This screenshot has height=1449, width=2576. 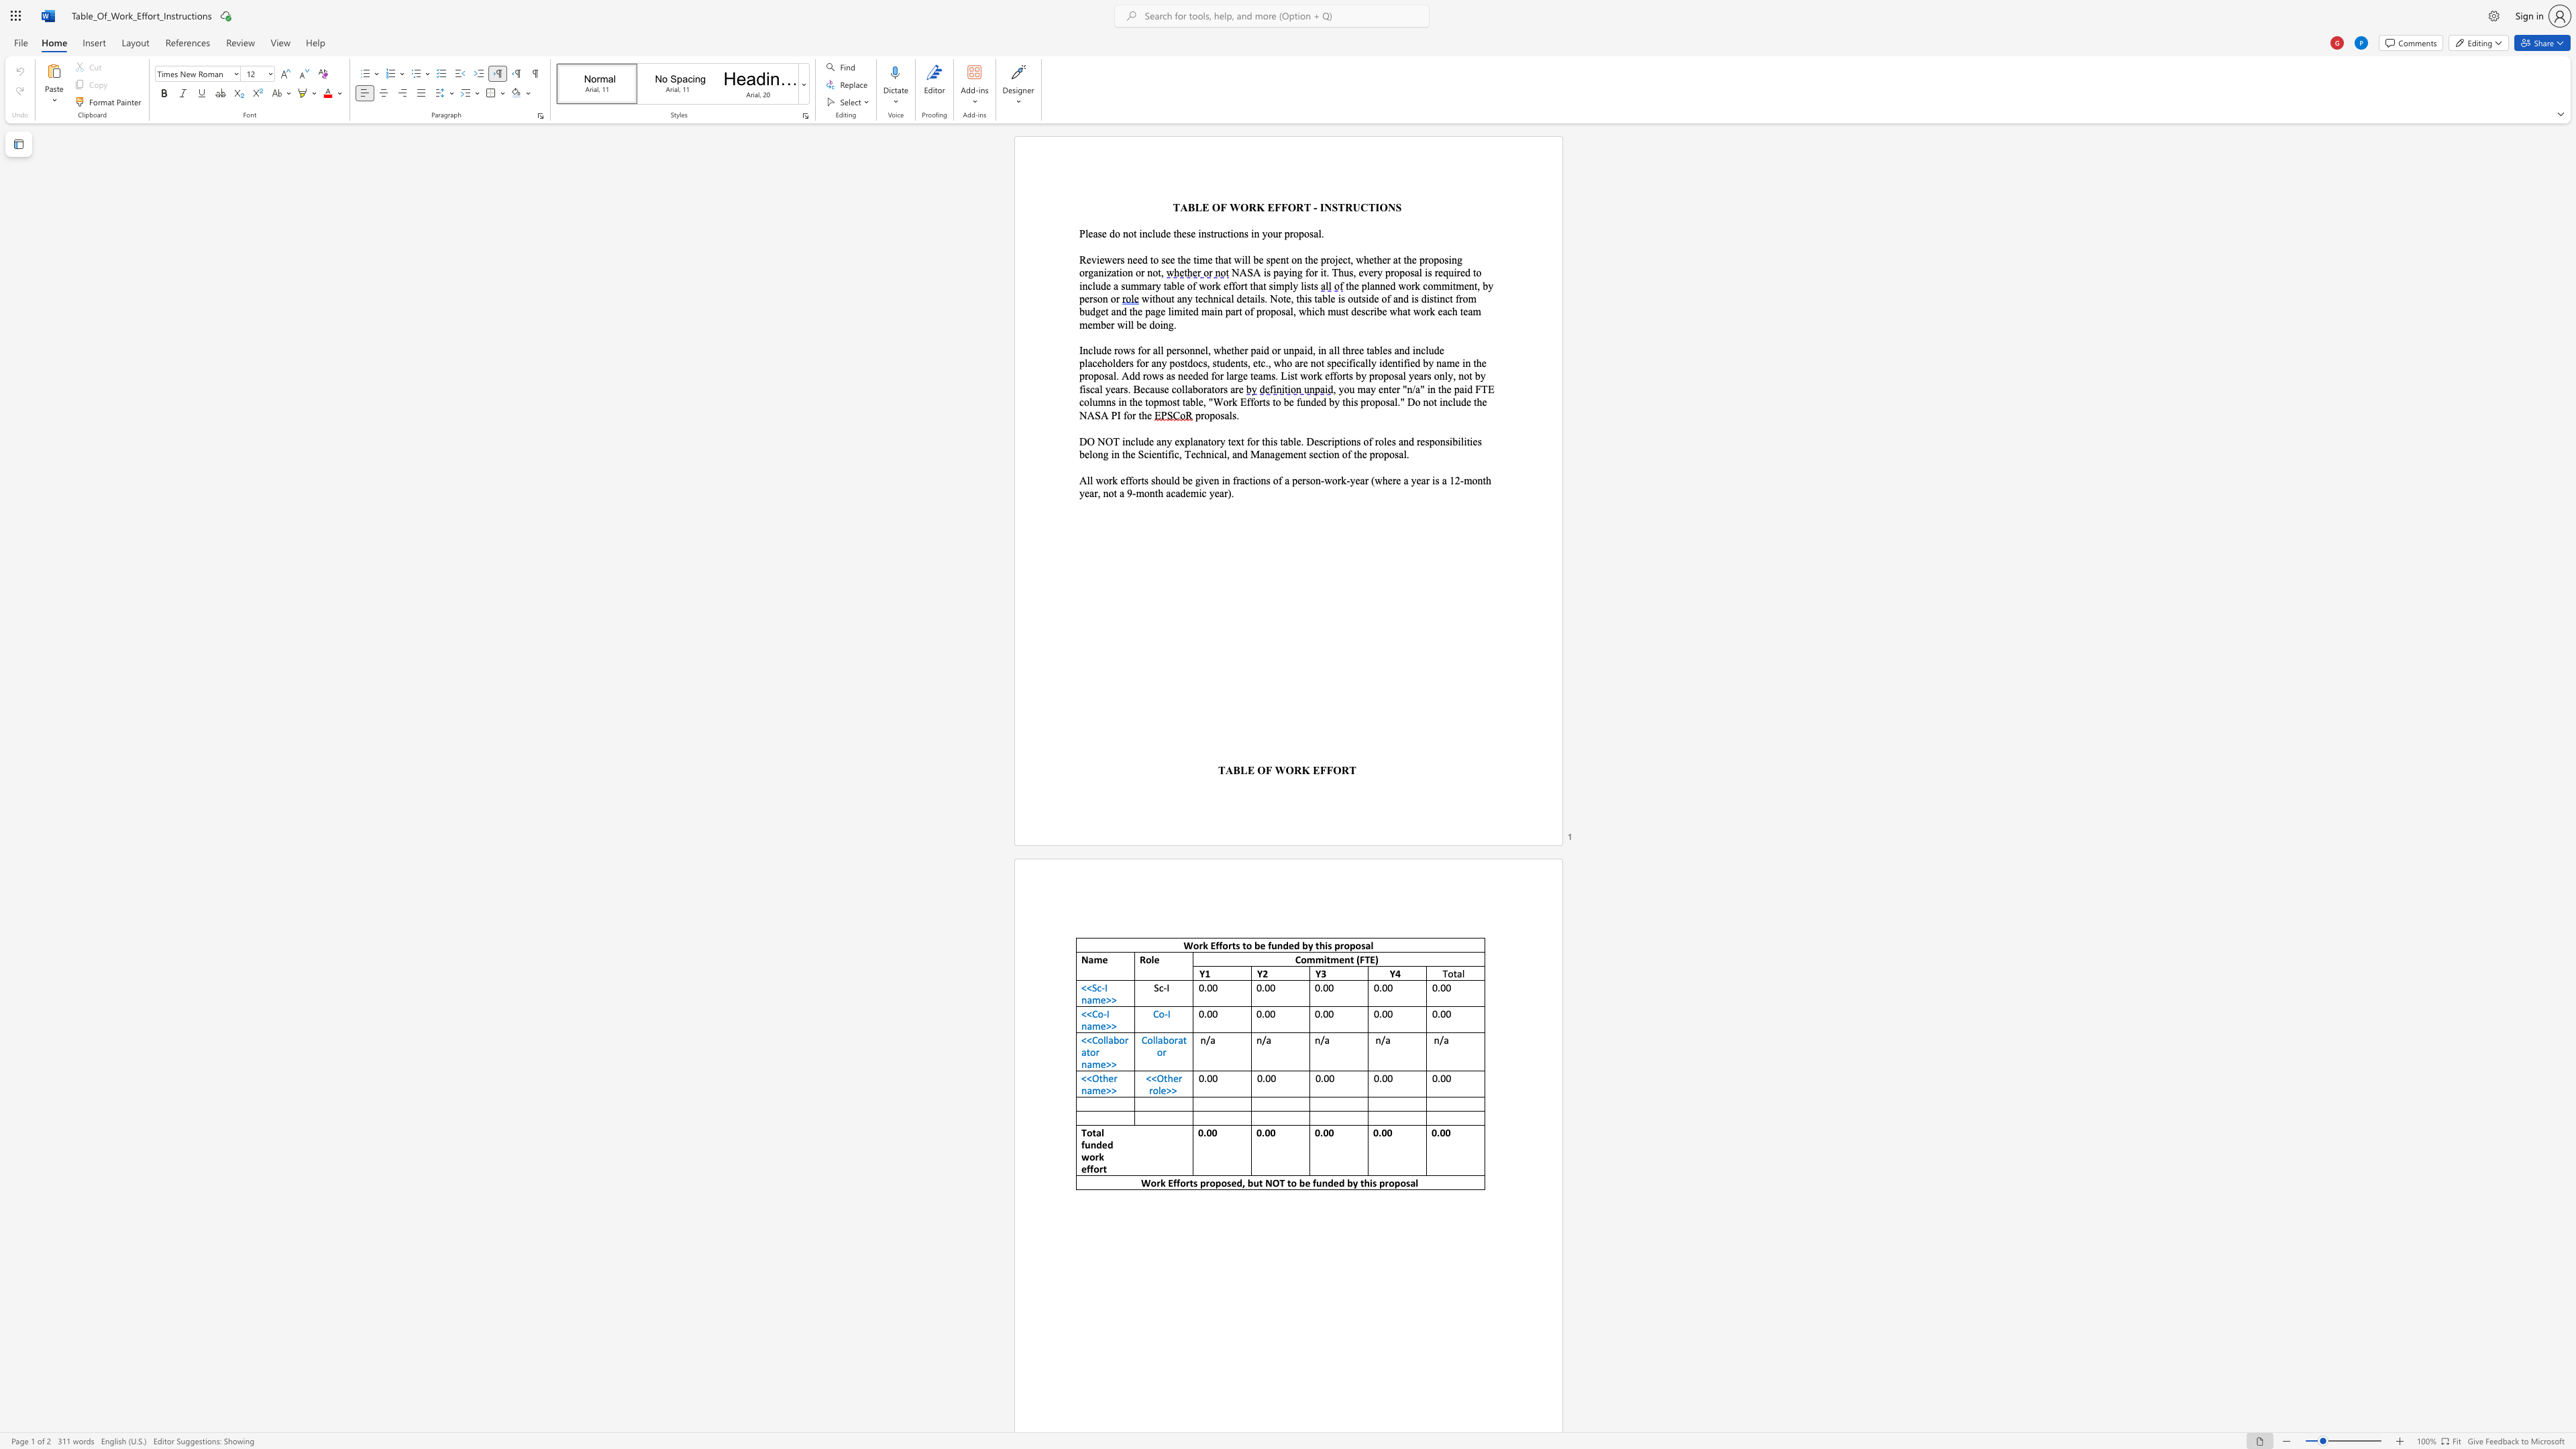 I want to click on the space between the continuous character "o" and "c" in the text, so click(x=1197, y=362).